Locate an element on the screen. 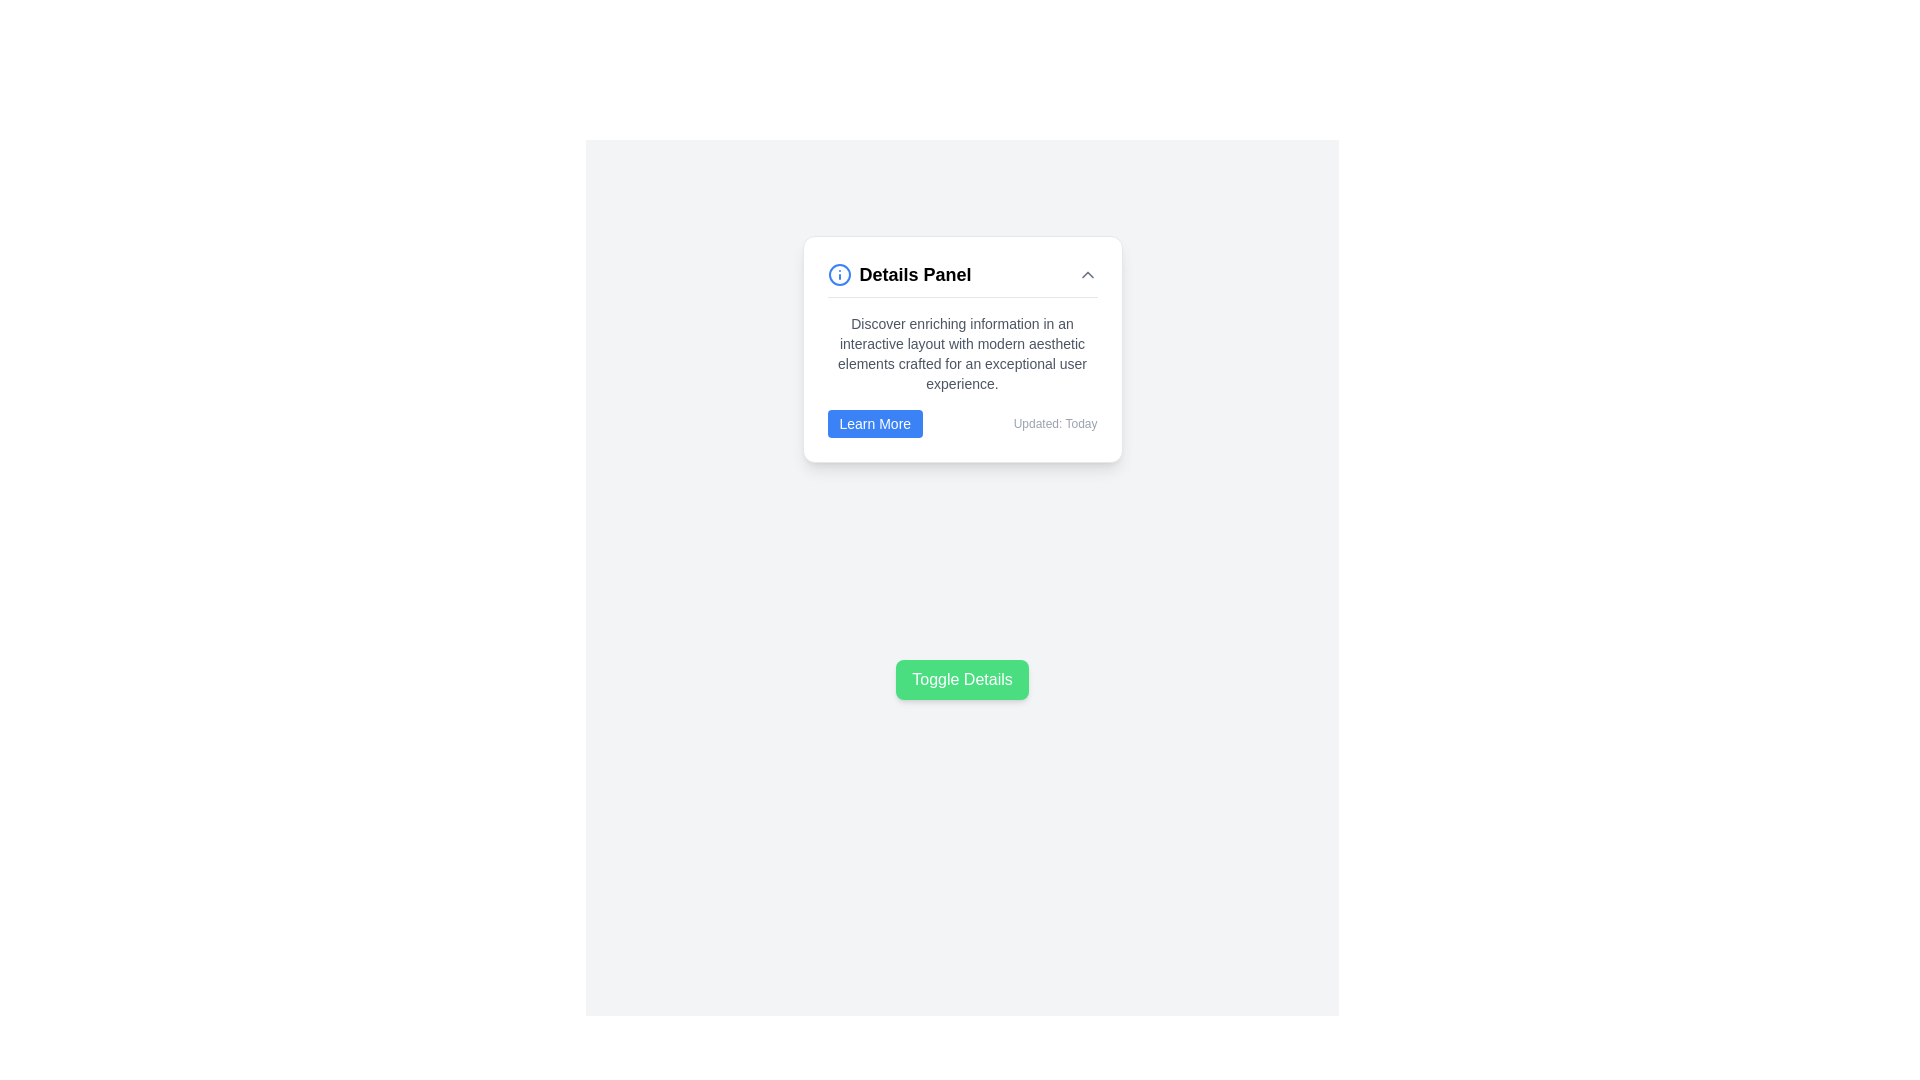 The image size is (1920, 1080). the Panel Header located at the top of the panel is located at coordinates (962, 279).